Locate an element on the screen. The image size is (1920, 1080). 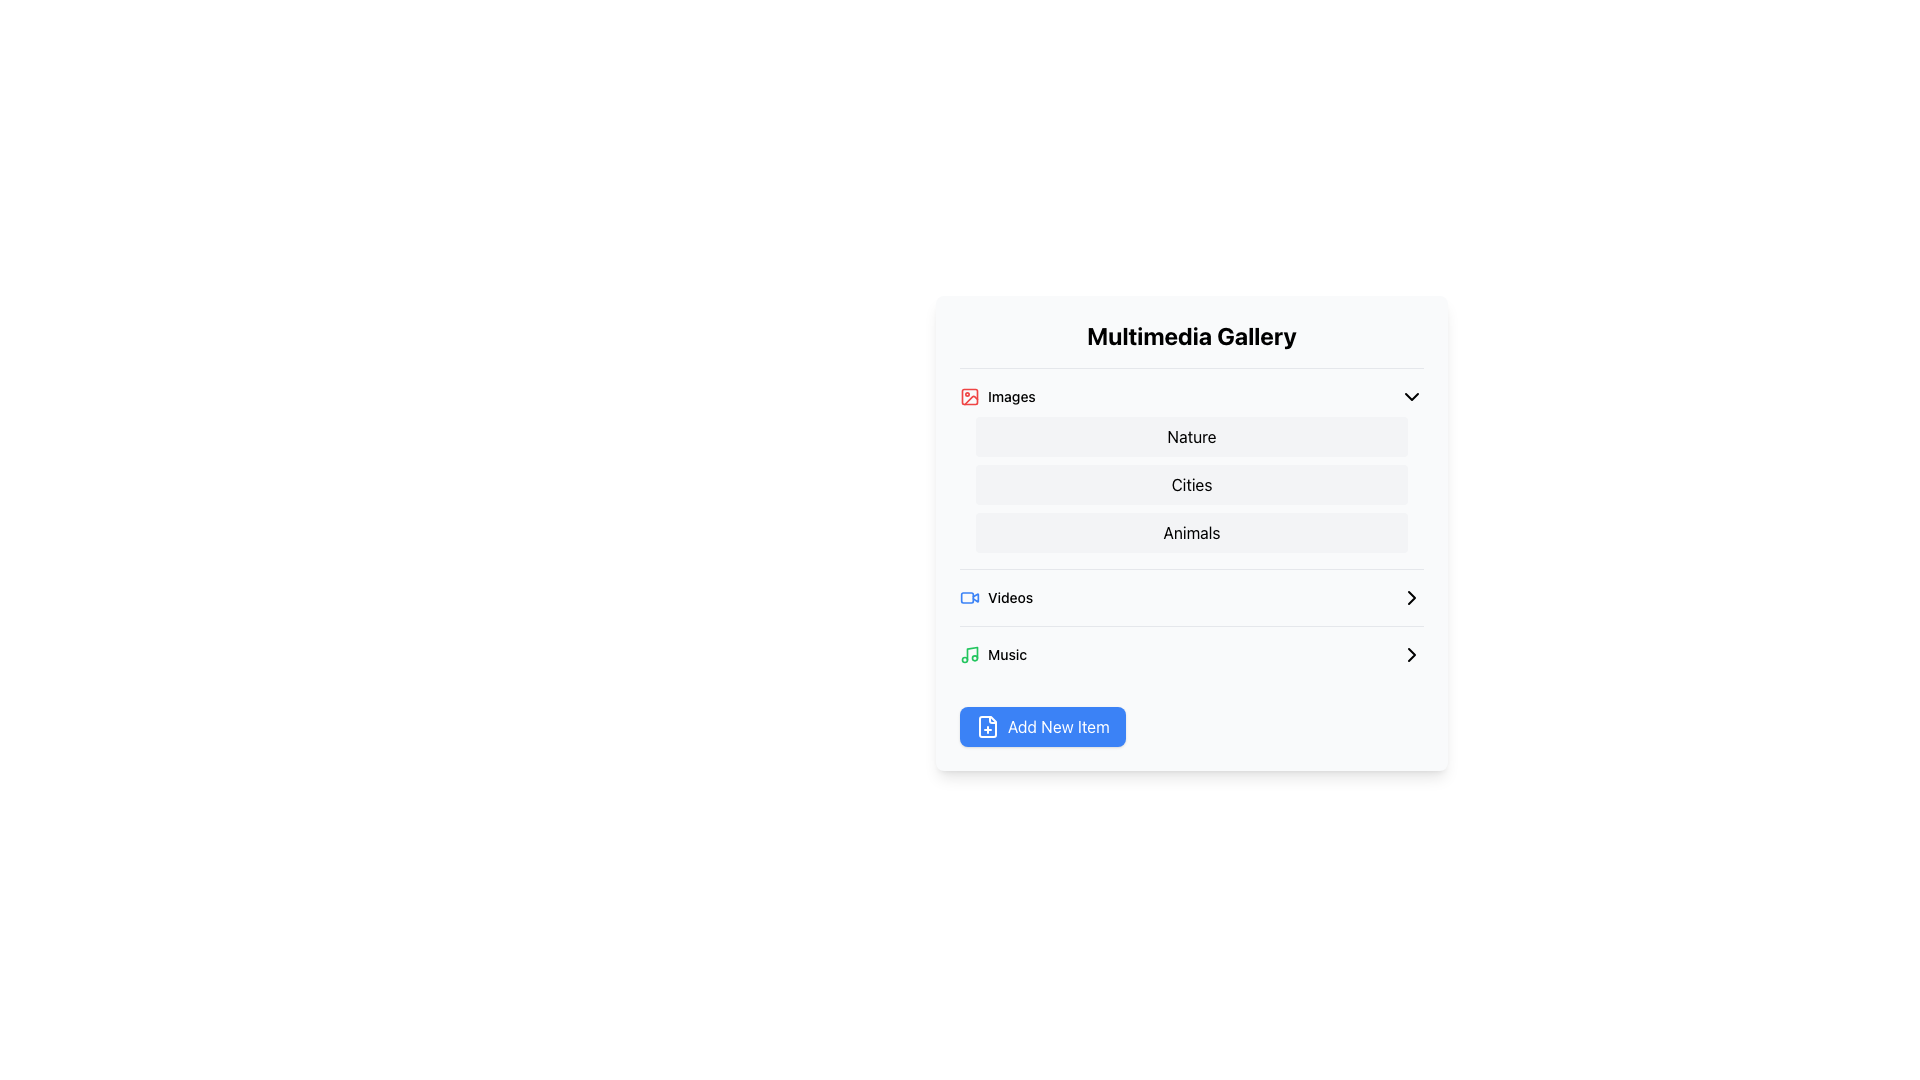
the second selectable item in the 'Multimedia Gallery' is located at coordinates (1191, 596).